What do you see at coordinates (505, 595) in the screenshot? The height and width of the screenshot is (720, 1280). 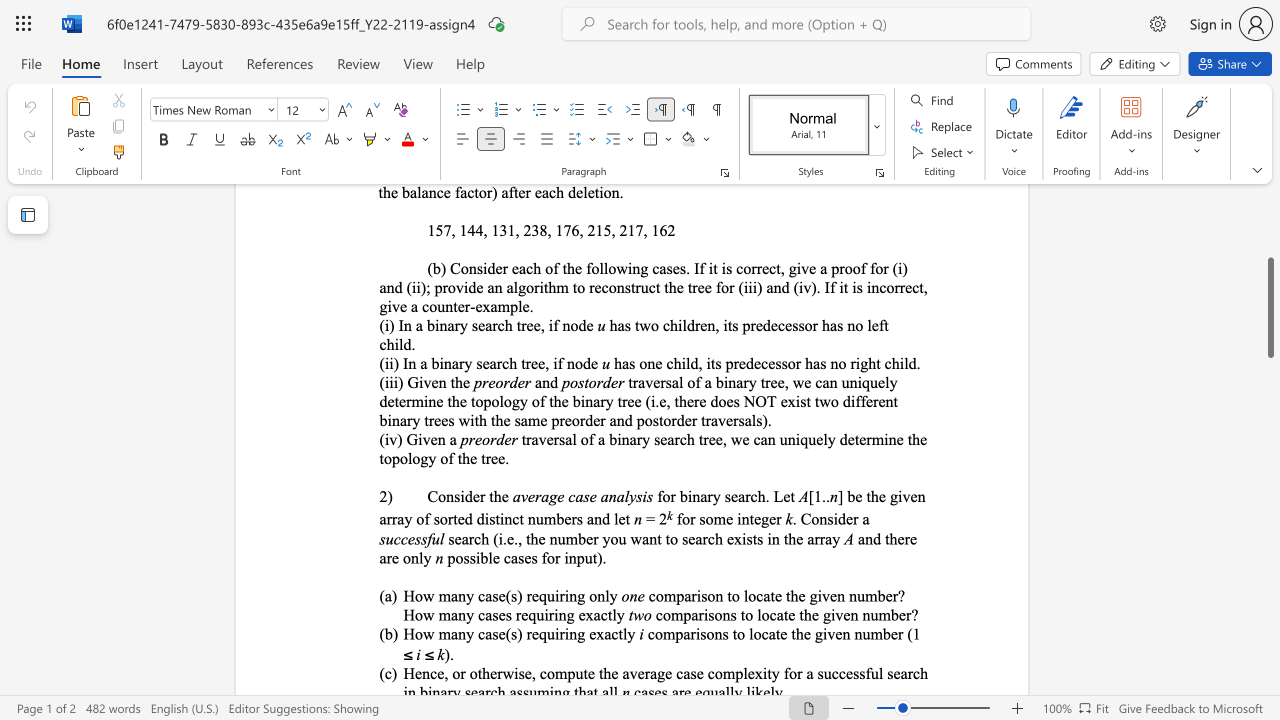 I see `the subset text "(s) requiri" within the text "How many case(s) requiring only"` at bounding box center [505, 595].